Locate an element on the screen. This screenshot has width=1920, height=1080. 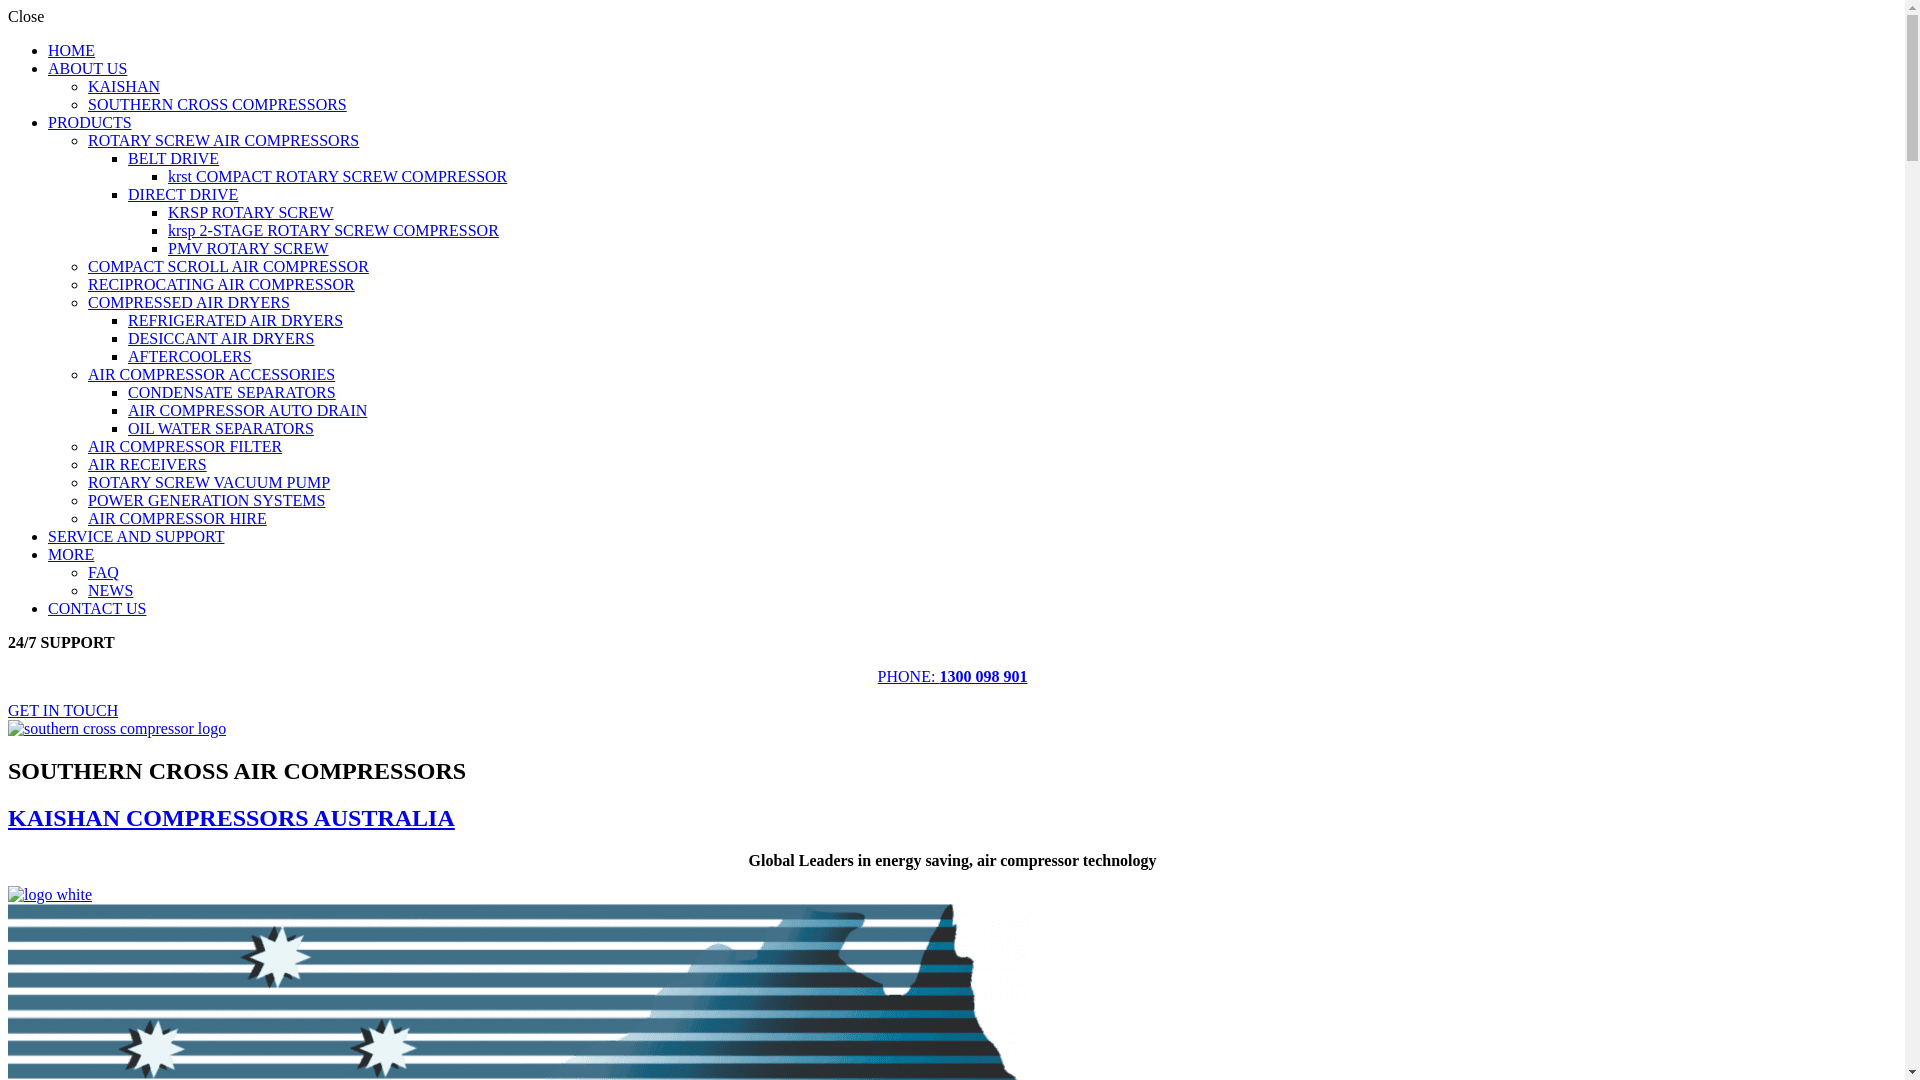
'COMPRESSED AIR DRYERS' is located at coordinates (188, 302).